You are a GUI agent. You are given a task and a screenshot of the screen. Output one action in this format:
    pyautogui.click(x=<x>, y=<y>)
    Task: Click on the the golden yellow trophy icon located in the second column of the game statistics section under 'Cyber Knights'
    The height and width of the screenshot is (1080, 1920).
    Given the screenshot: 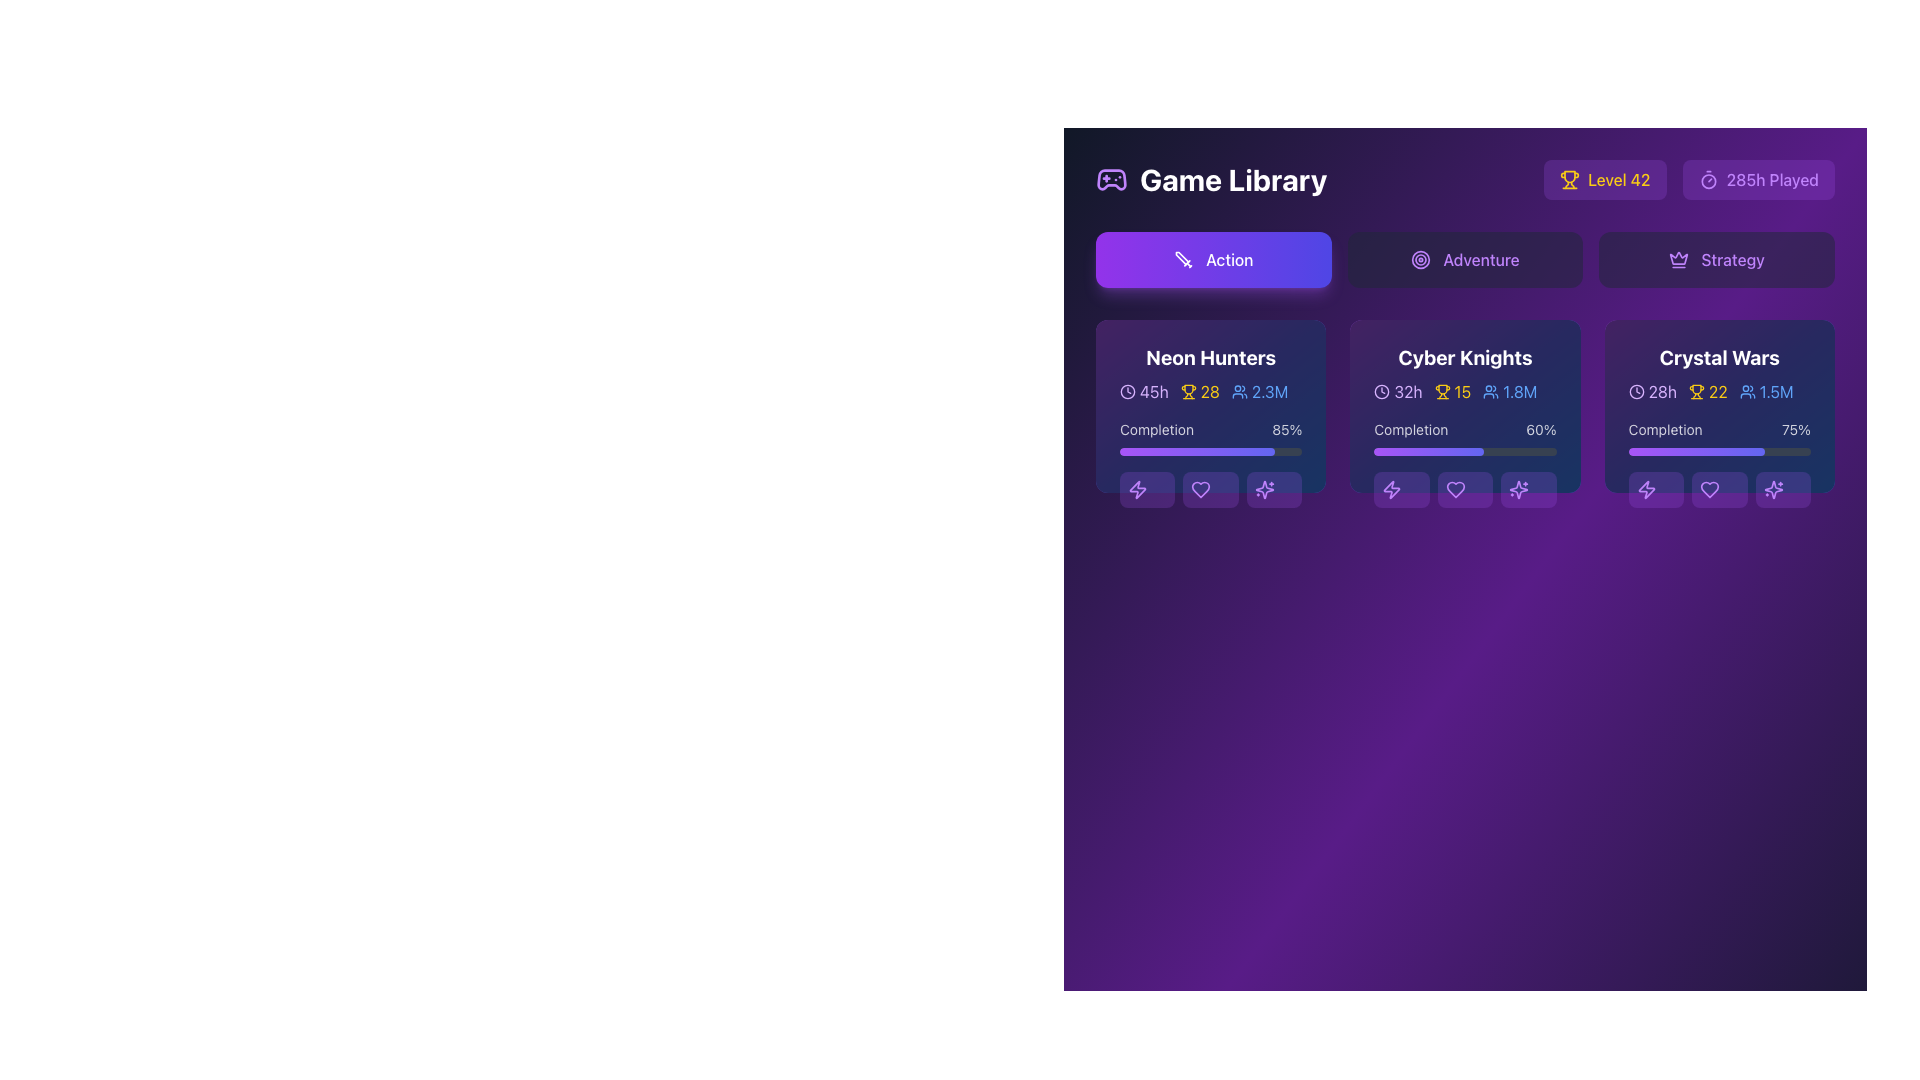 What is the action you would take?
    pyautogui.click(x=1442, y=392)
    